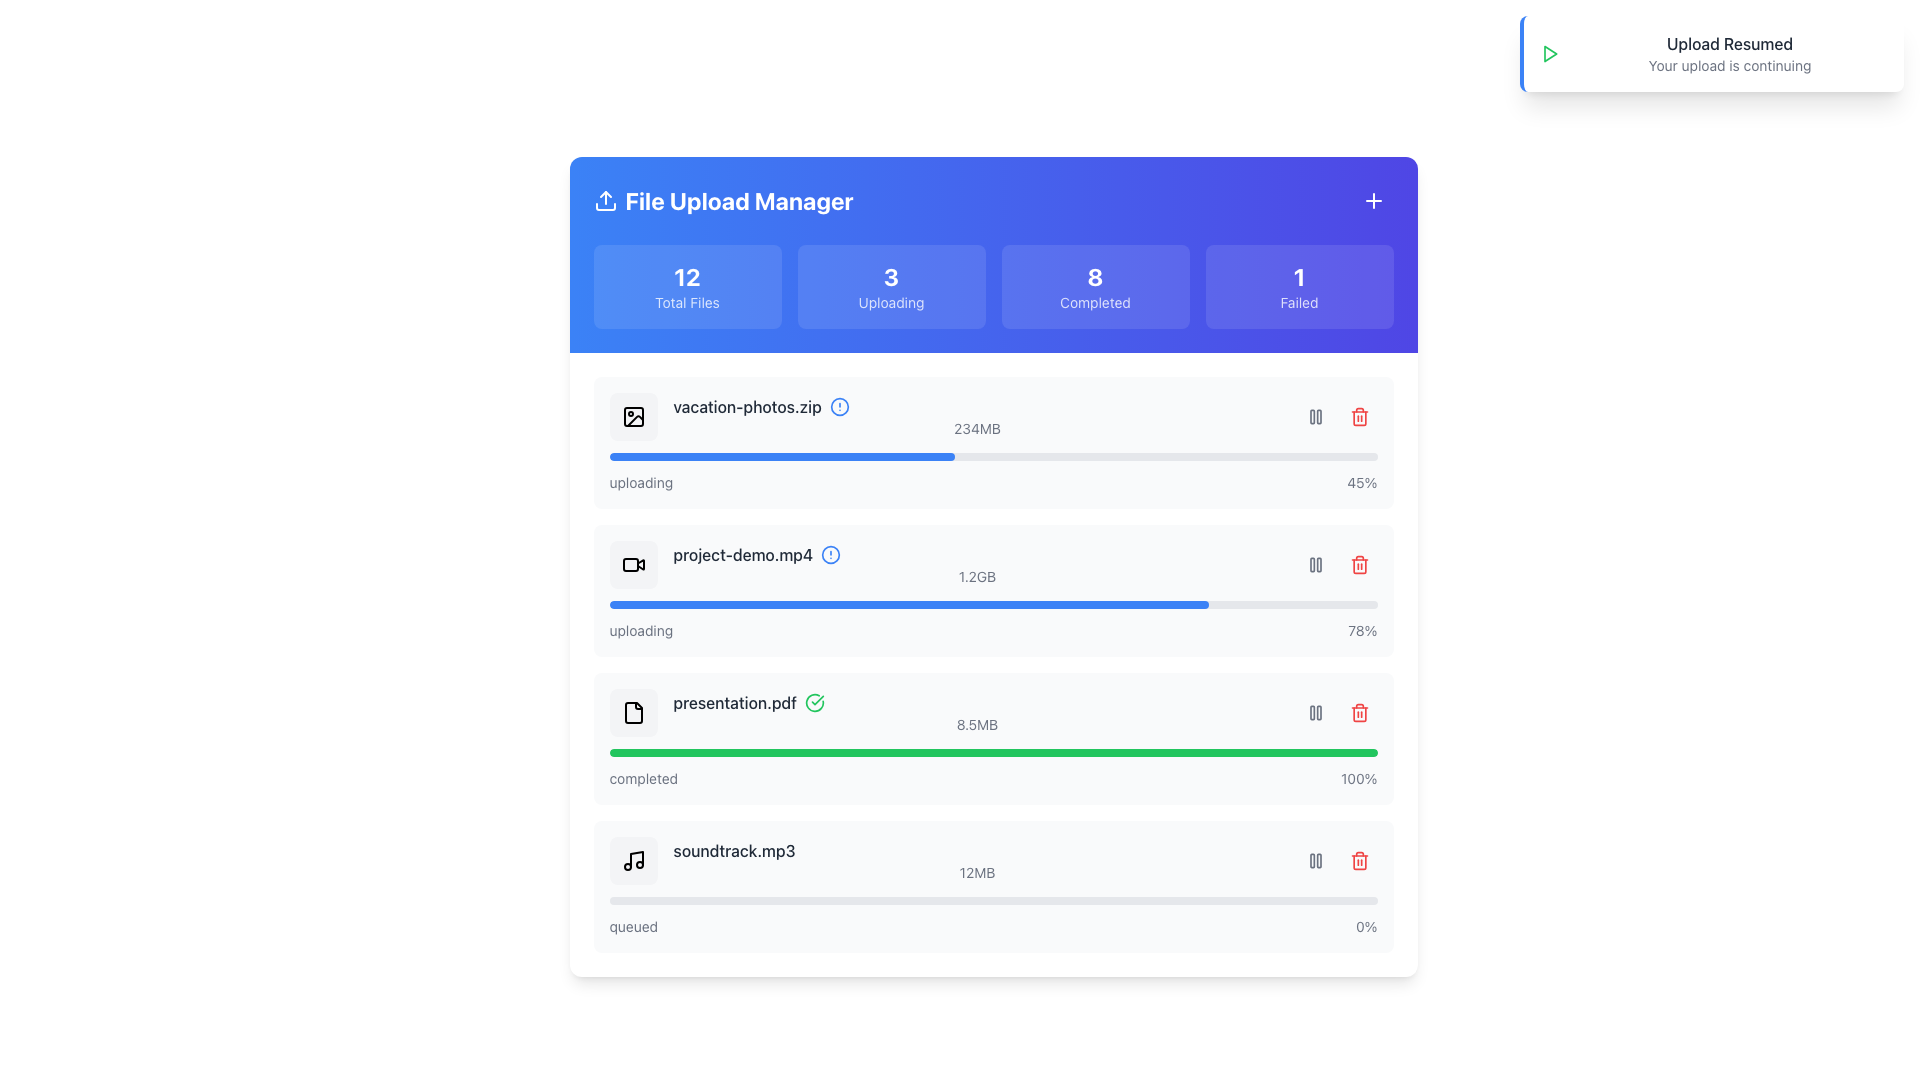  What do you see at coordinates (1094, 277) in the screenshot?
I see `the large, bold numeral '8' displayed in the 'Completed' box, which is emphasized as the main value in a gradient blue background with white text` at bounding box center [1094, 277].